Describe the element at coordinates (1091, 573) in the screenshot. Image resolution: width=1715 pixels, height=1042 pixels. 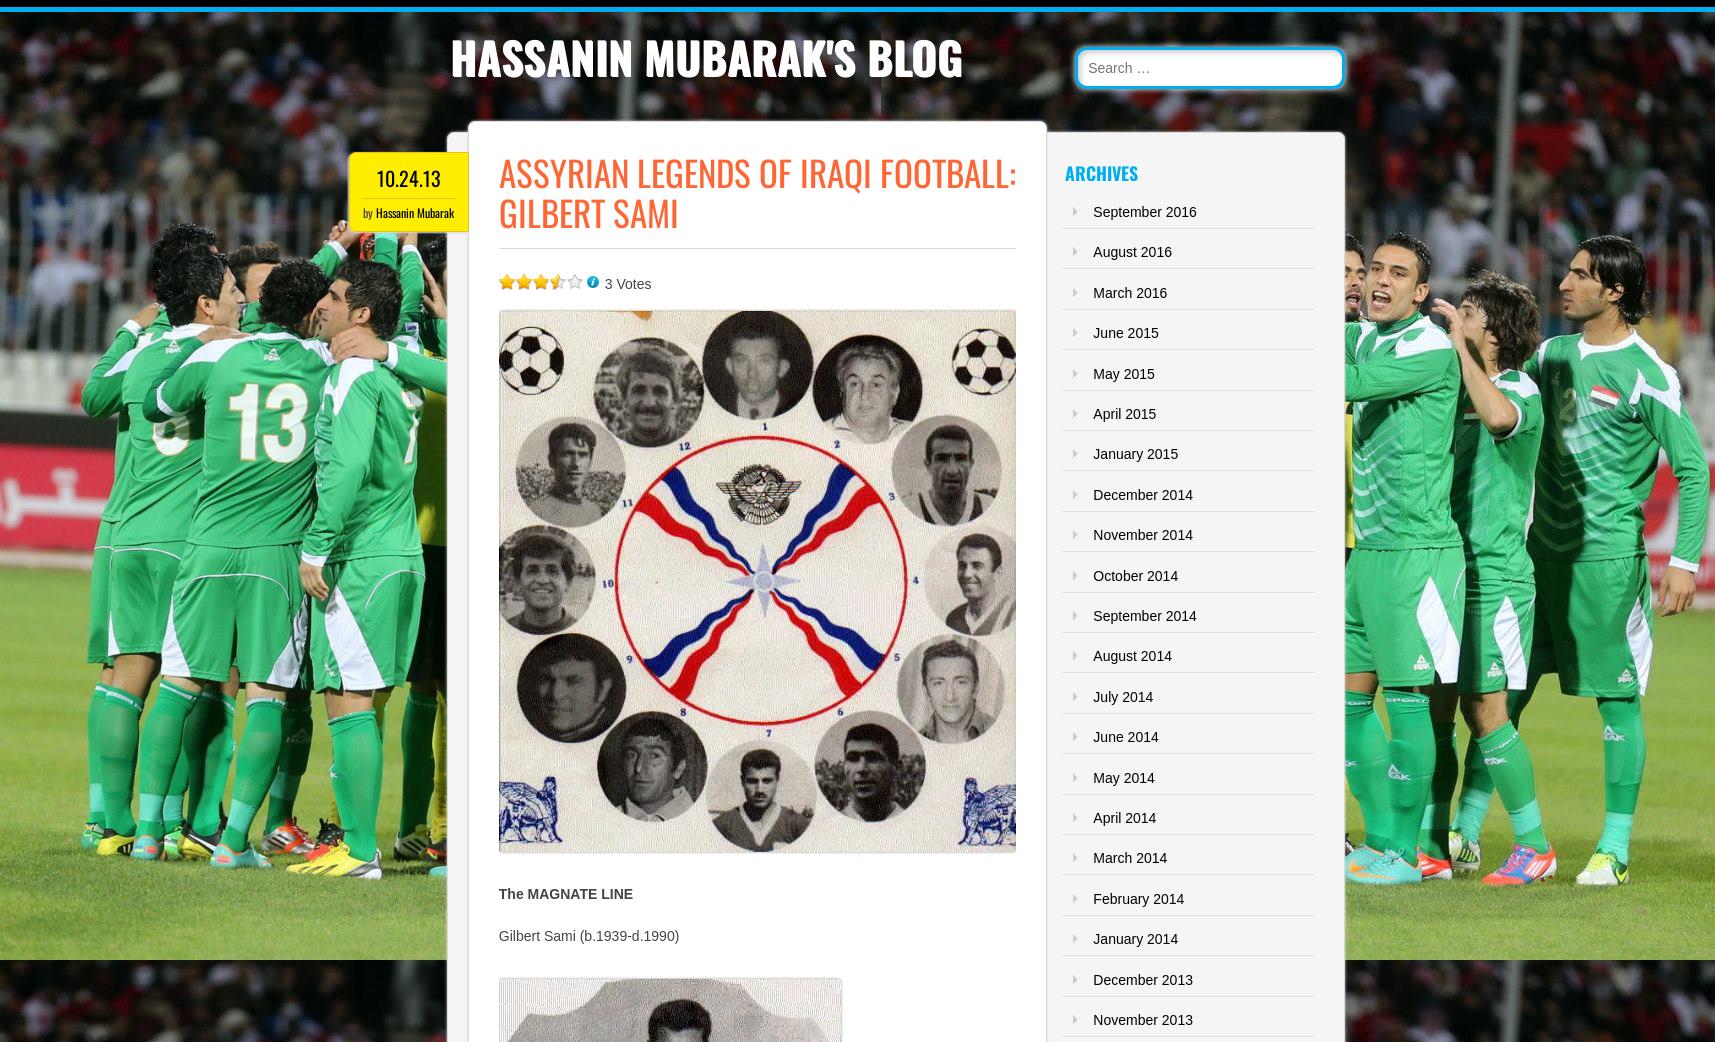
I see `'October 2014'` at that location.